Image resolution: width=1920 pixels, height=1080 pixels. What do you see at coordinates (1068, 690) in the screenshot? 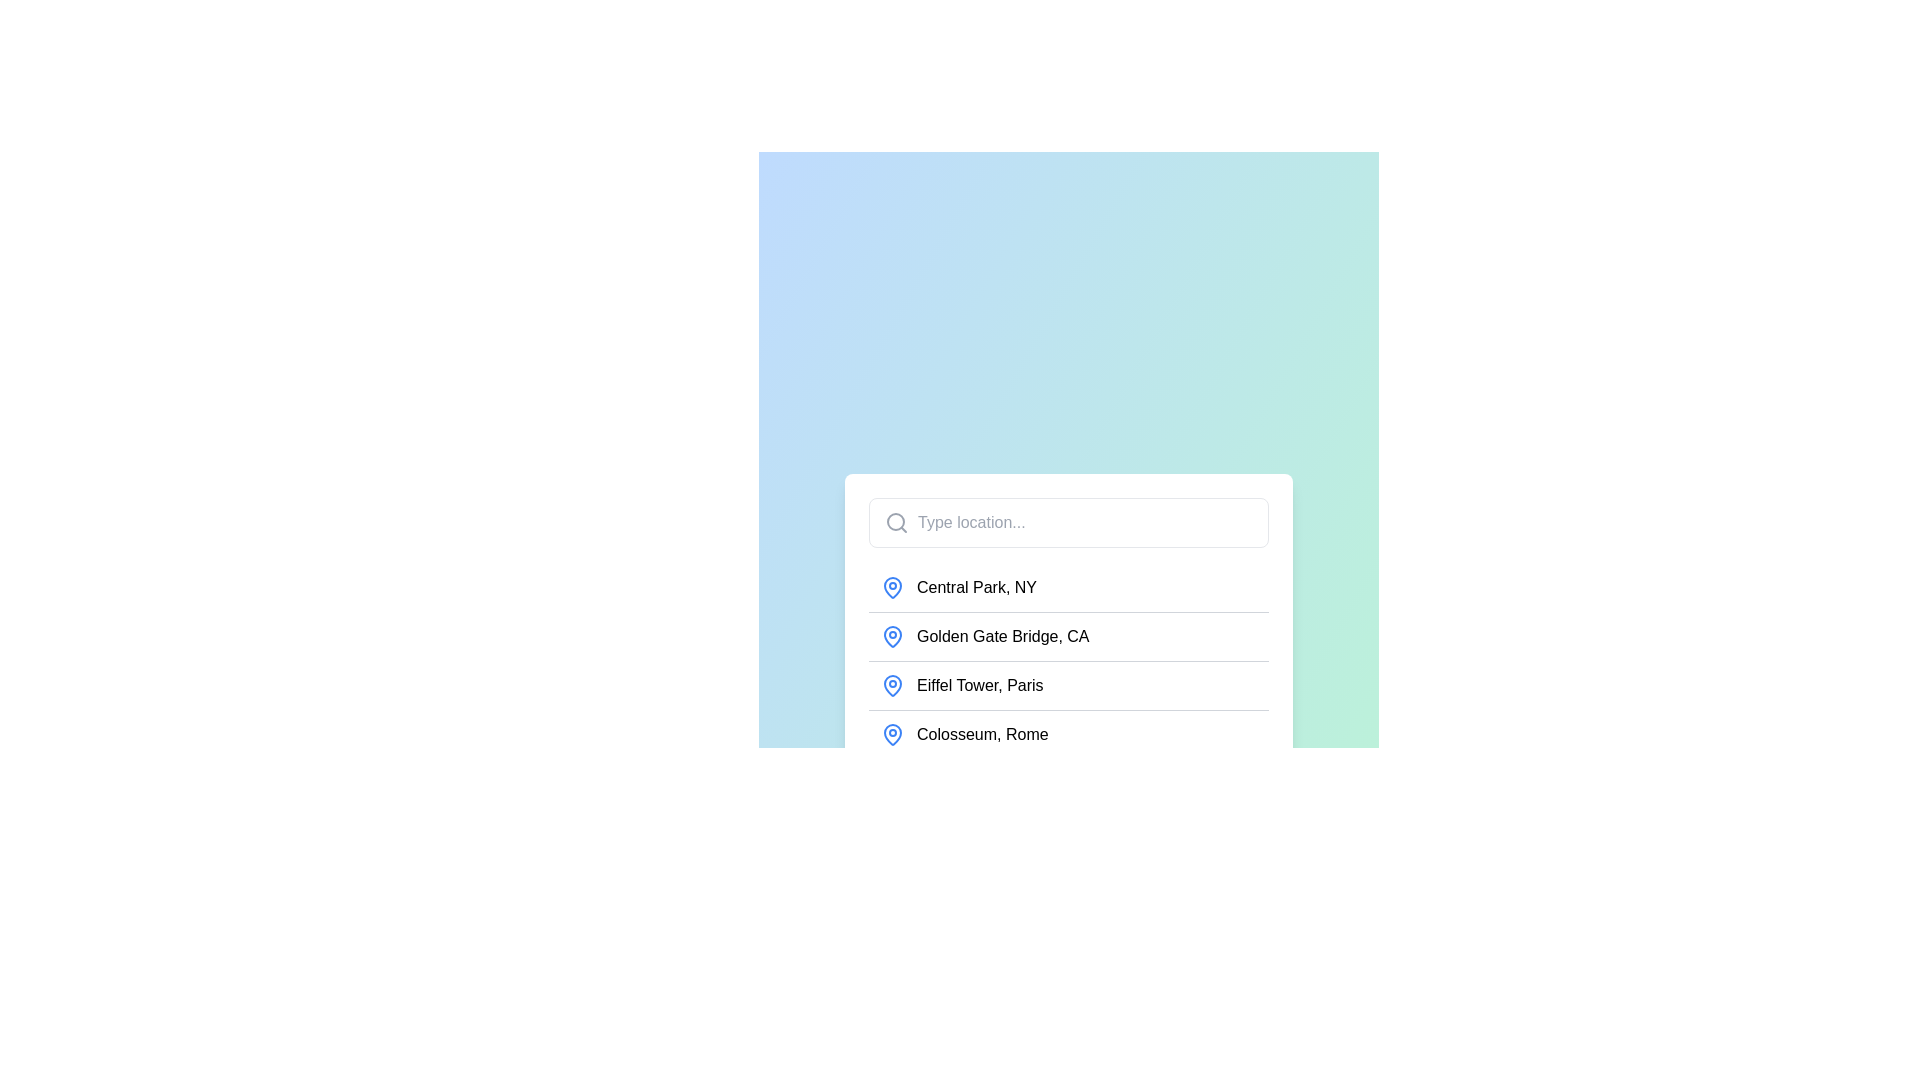
I see `the third selectable list item in the vertical list of locations` at bounding box center [1068, 690].